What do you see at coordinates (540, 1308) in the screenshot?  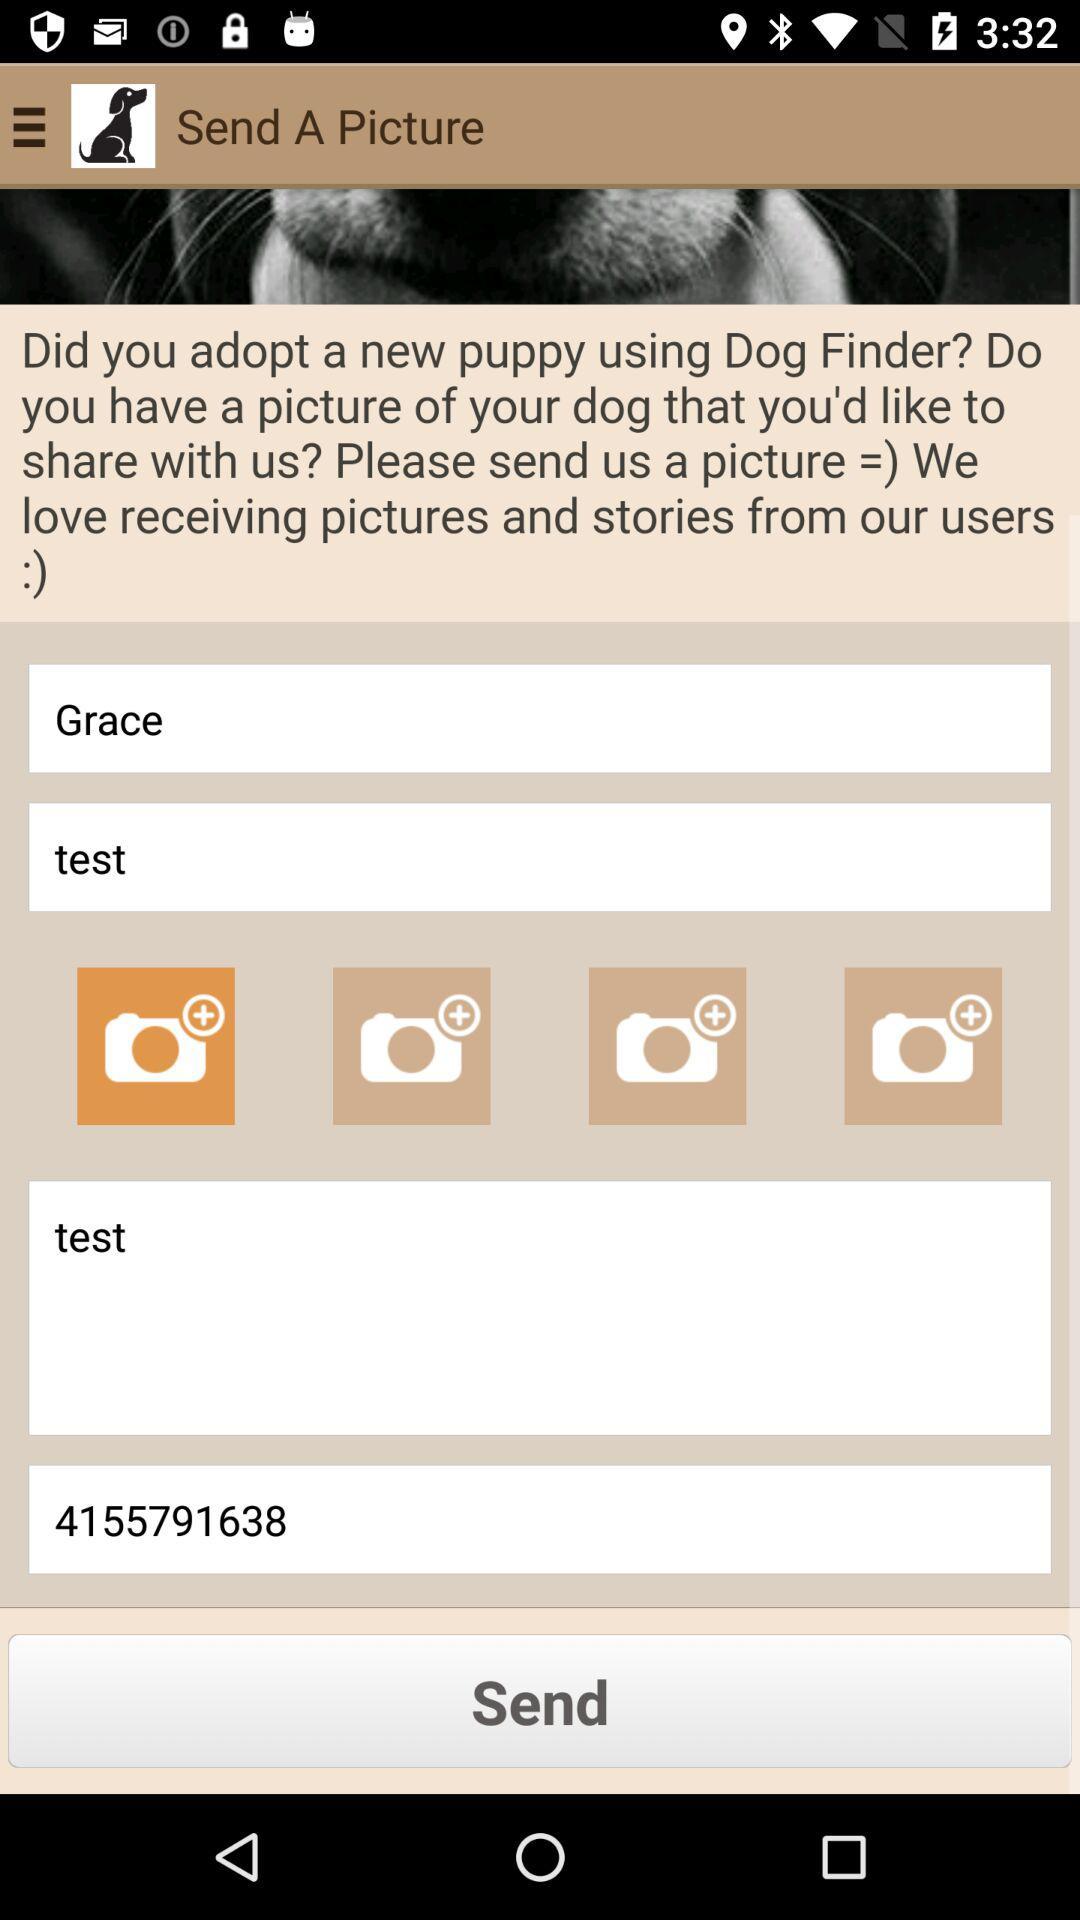 I see `the button above 4155791638` at bounding box center [540, 1308].